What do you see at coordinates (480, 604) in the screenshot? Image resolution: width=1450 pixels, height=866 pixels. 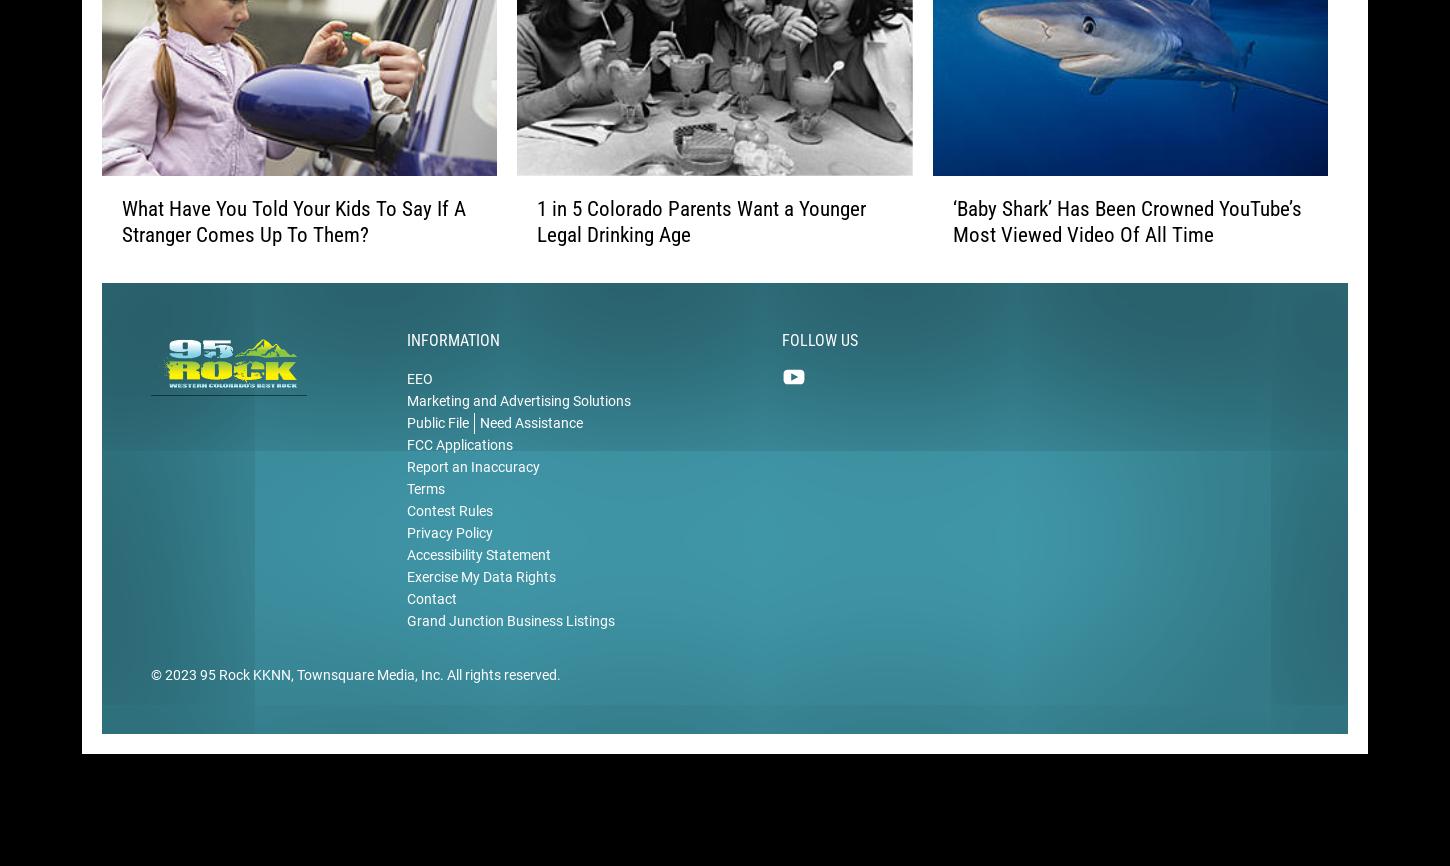 I see `'Exercise My Data Rights'` at bounding box center [480, 604].